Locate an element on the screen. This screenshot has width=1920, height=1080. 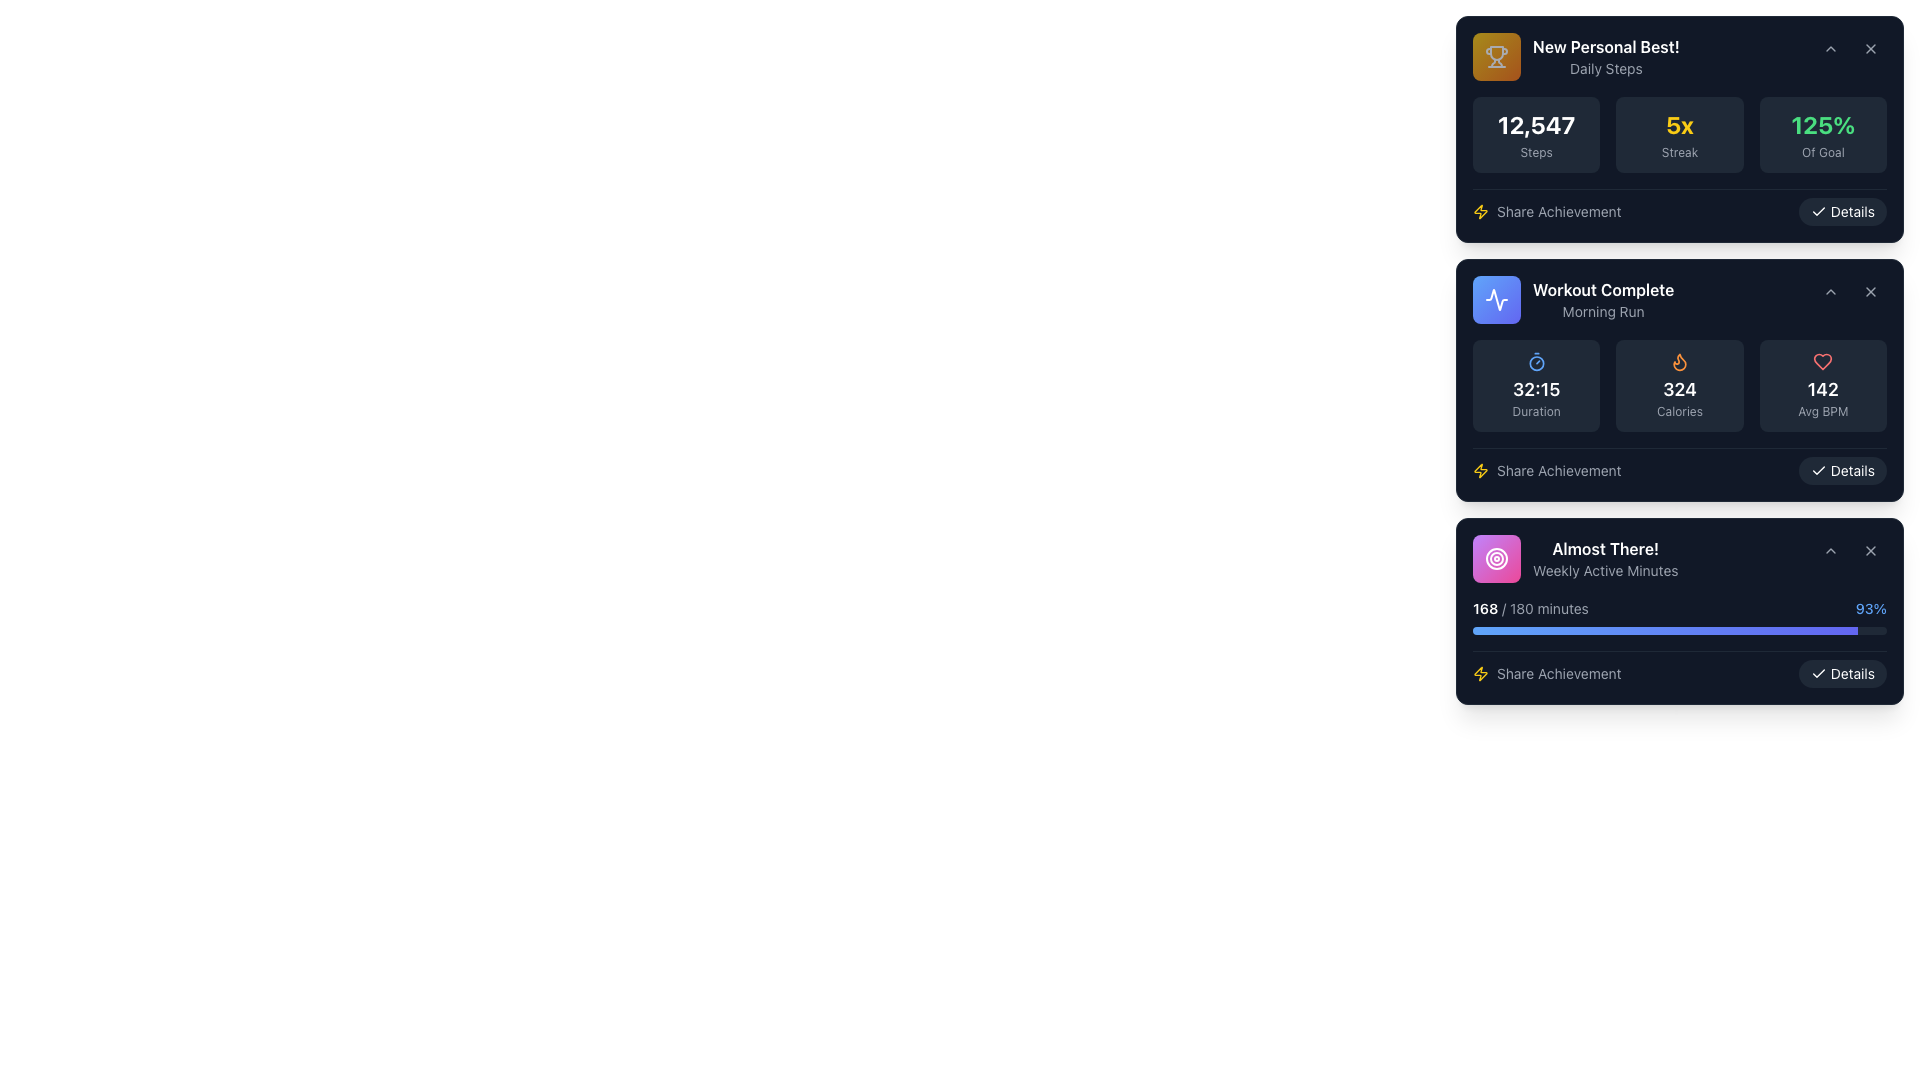
the achievement icon located at the top-left corner of the 'New Personal Best! Daily Steps' card is located at coordinates (1497, 56).